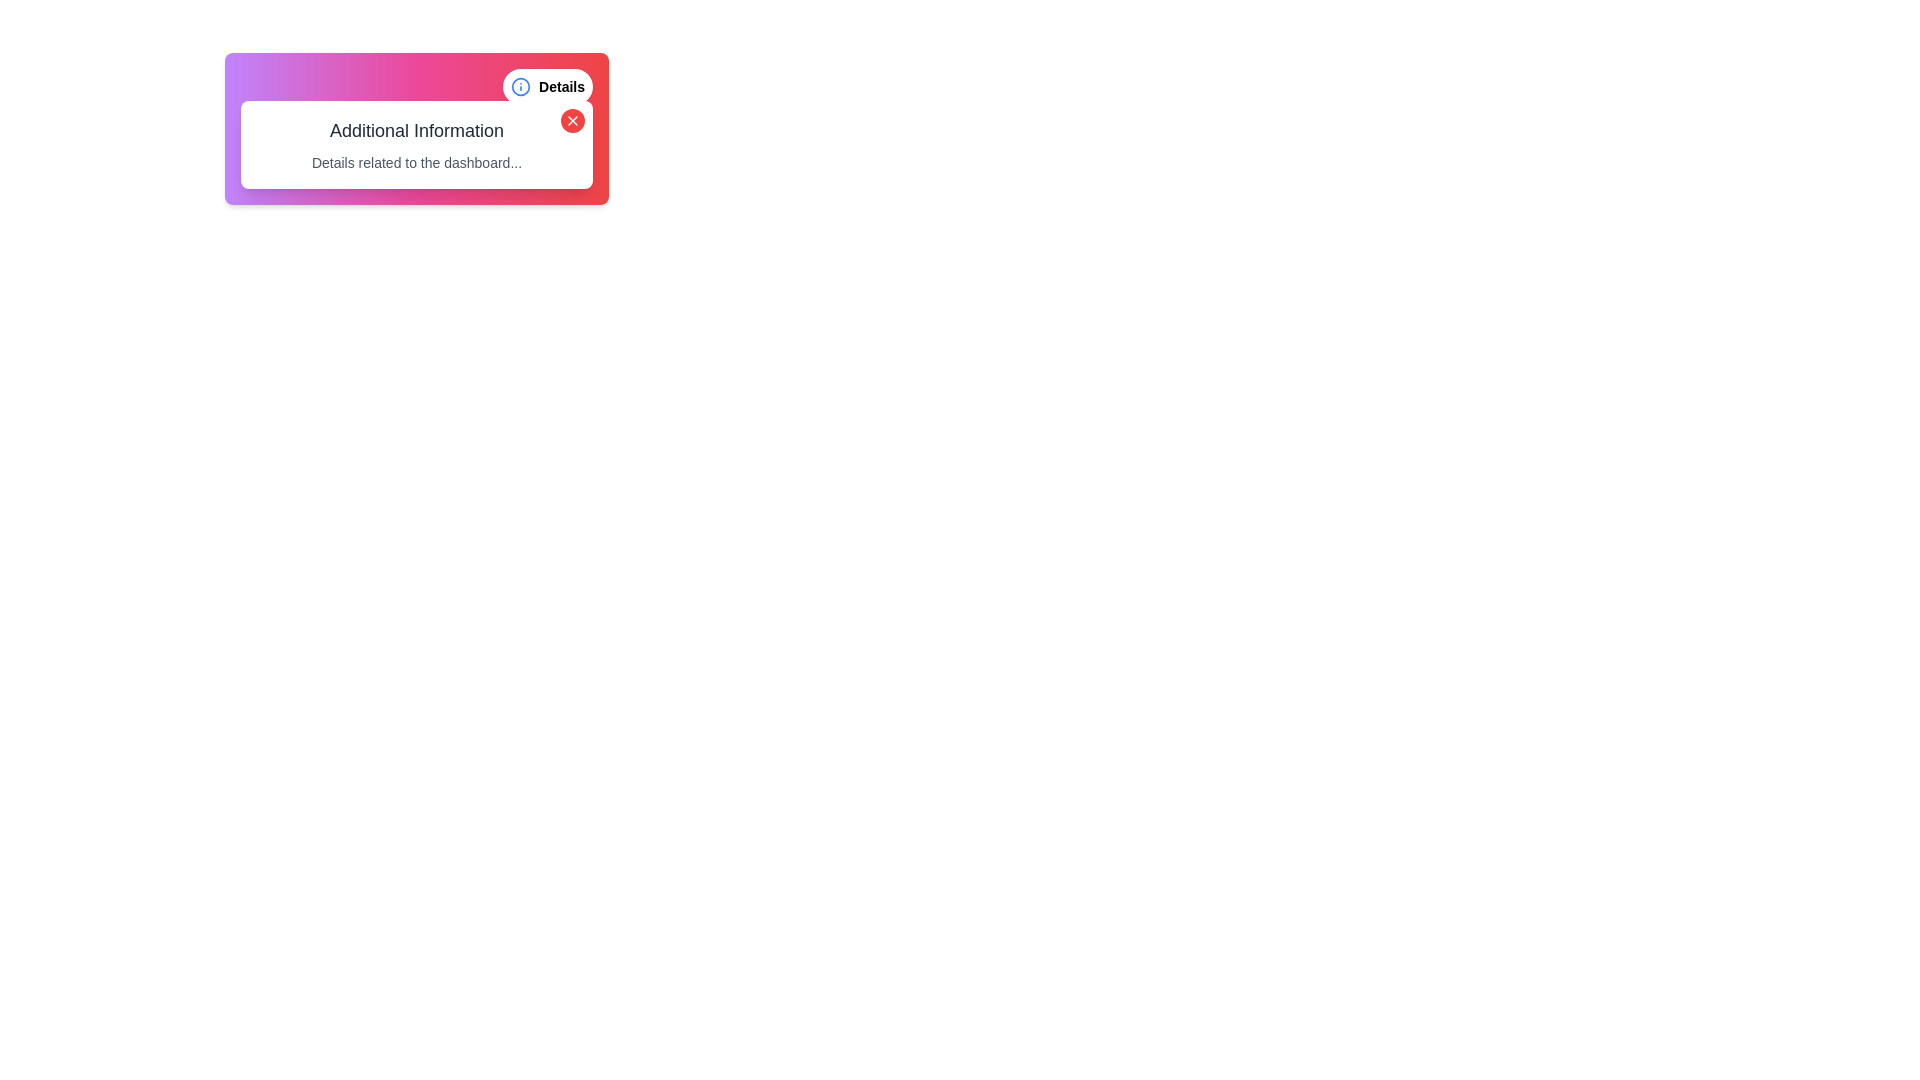 This screenshot has width=1920, height=1080. I want to click on the text element styled with a smaller font size and light gray color, located below the 'Dashboard Overview' heading, so click(416, 177).